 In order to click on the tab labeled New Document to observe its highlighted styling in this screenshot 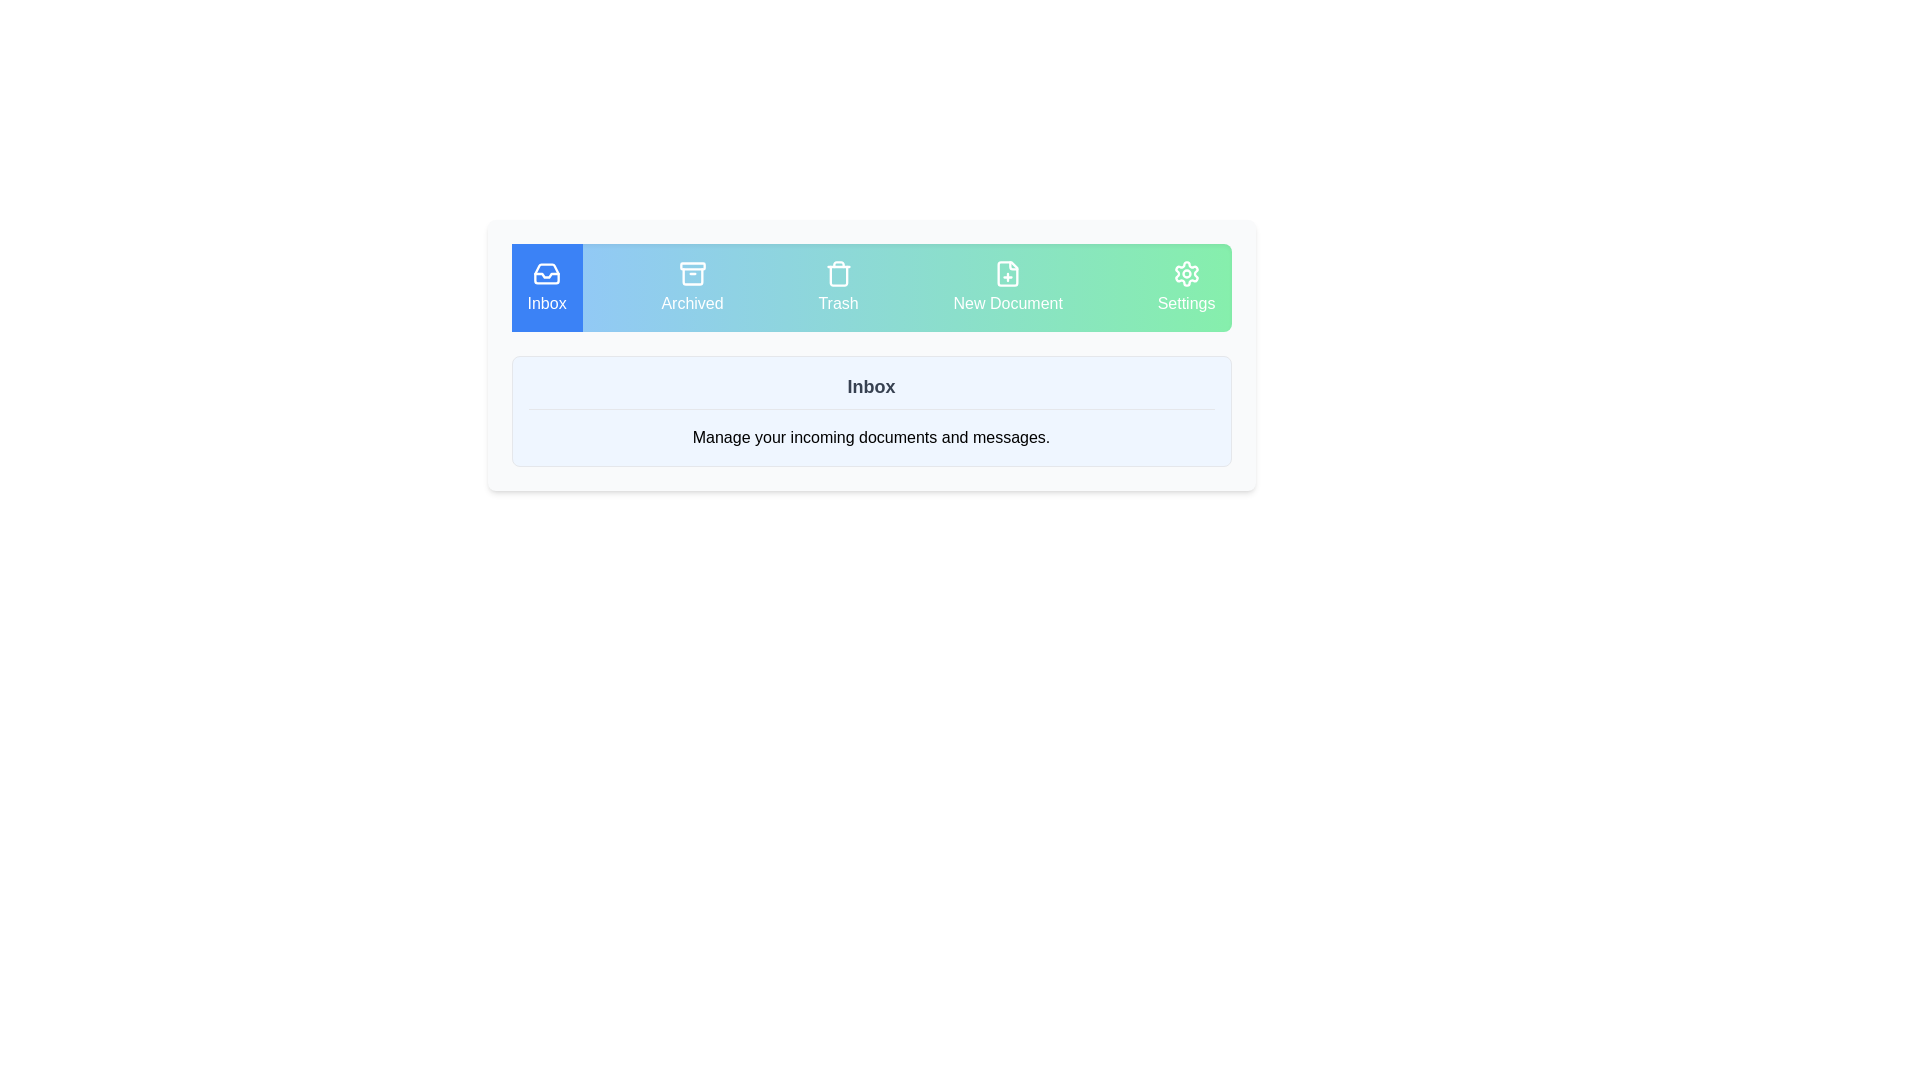, I will do `click(1008, 288)`.